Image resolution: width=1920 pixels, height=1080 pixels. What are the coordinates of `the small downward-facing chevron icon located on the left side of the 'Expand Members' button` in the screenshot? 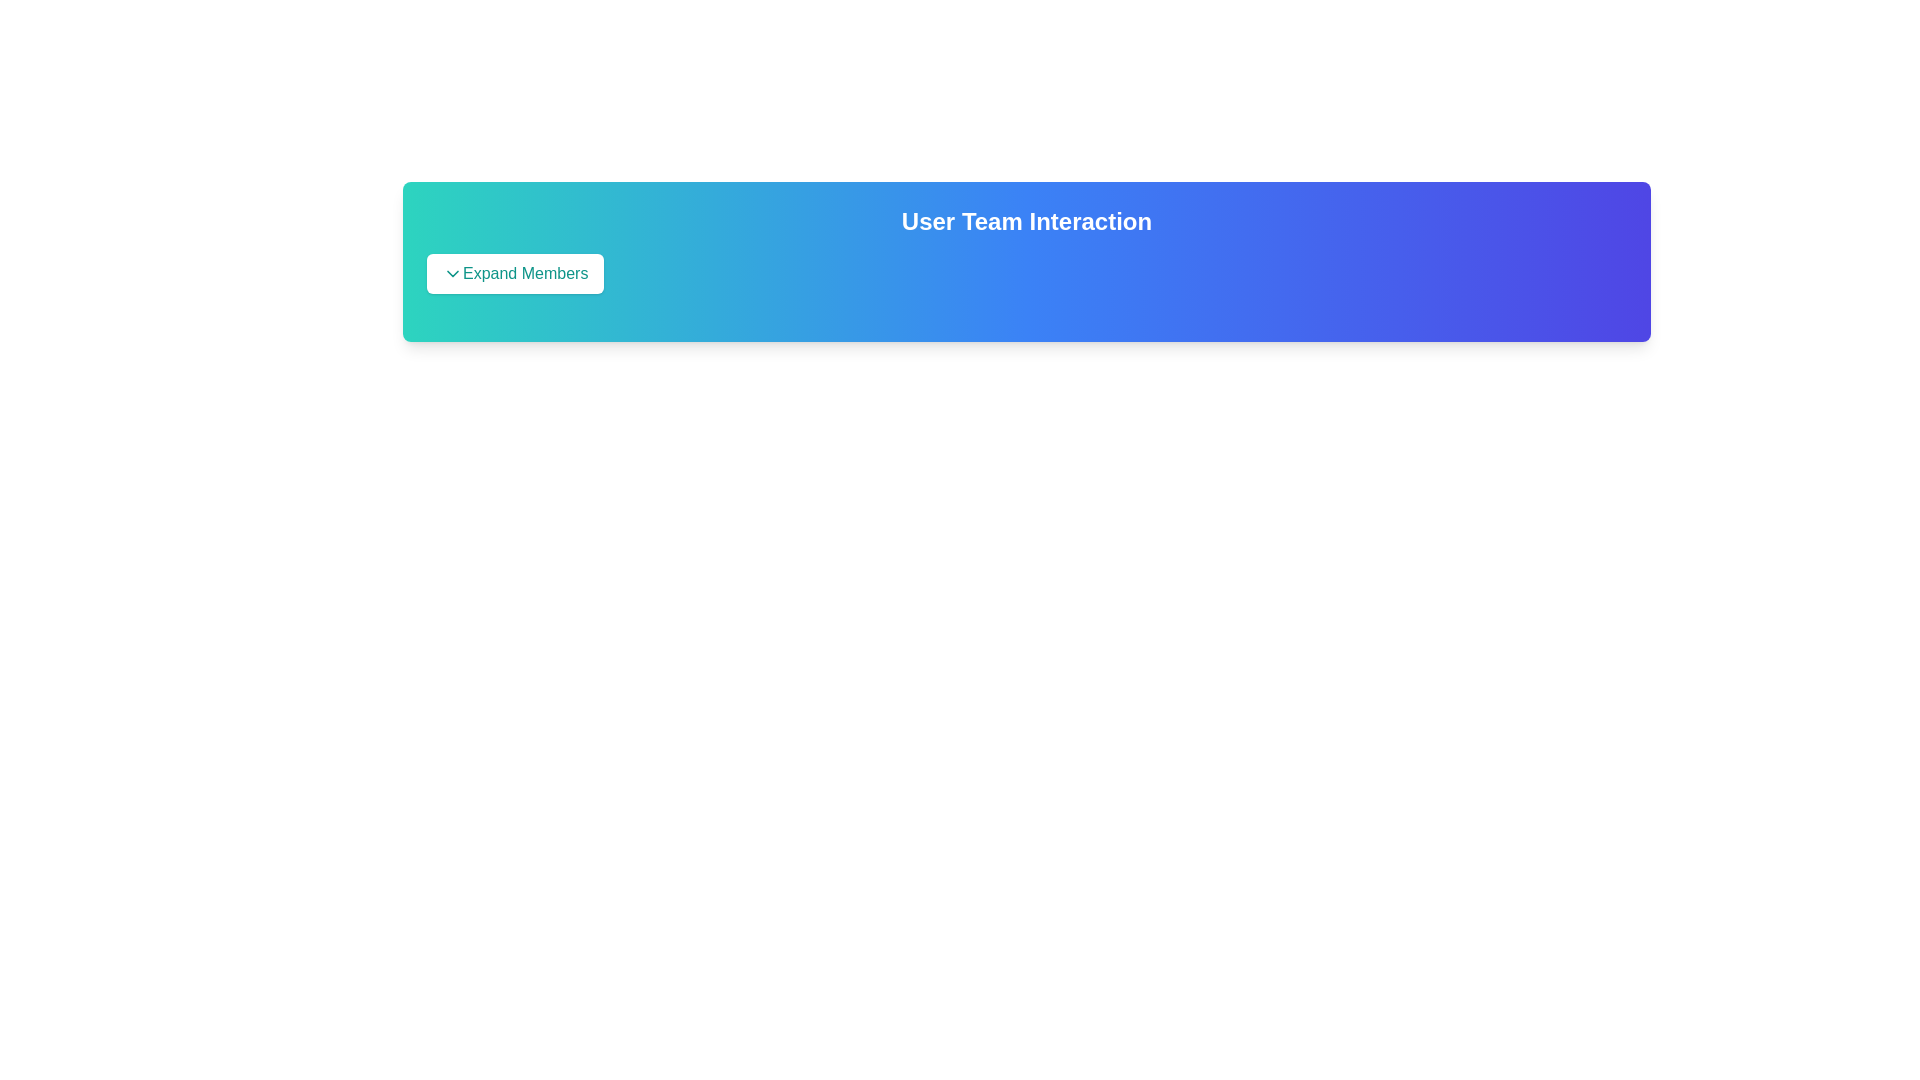 It's located at (451, 273).